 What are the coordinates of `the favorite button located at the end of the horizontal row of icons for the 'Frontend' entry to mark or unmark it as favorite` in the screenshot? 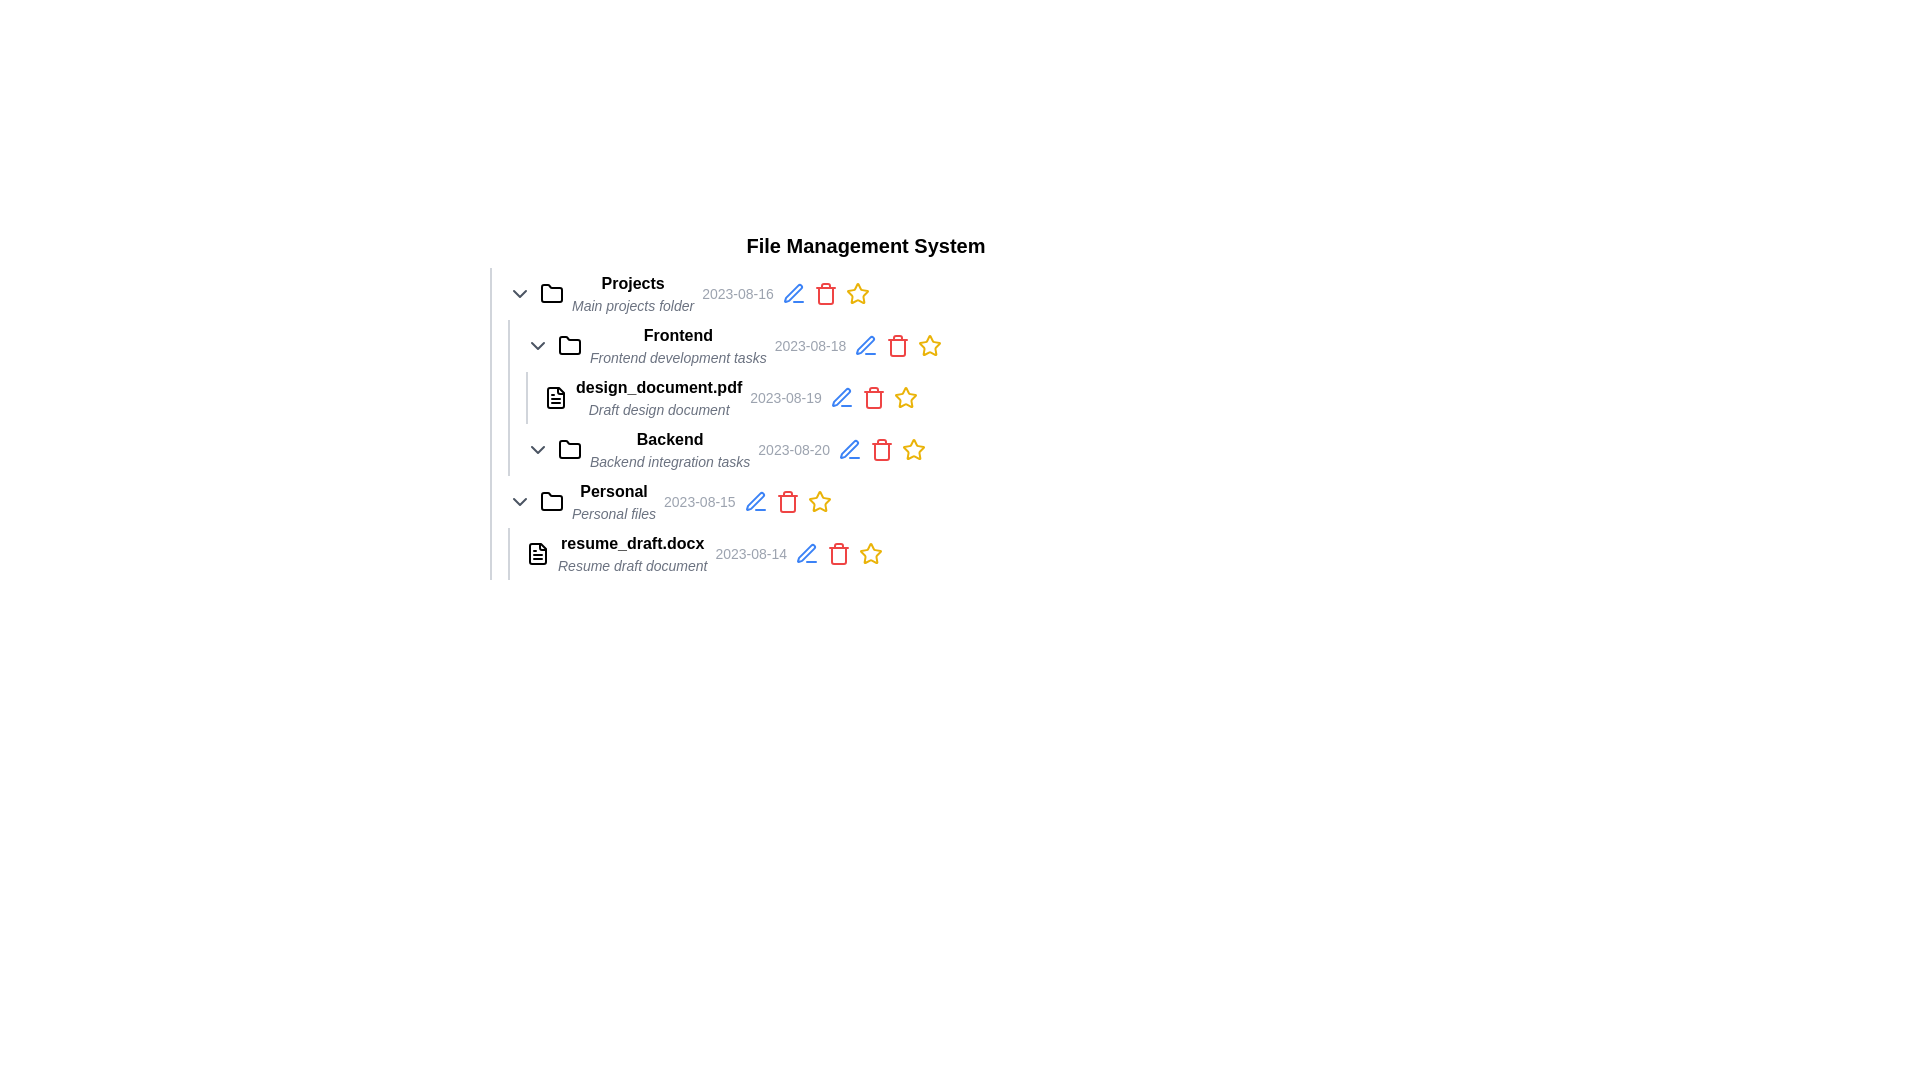 It's located at (929, 345).